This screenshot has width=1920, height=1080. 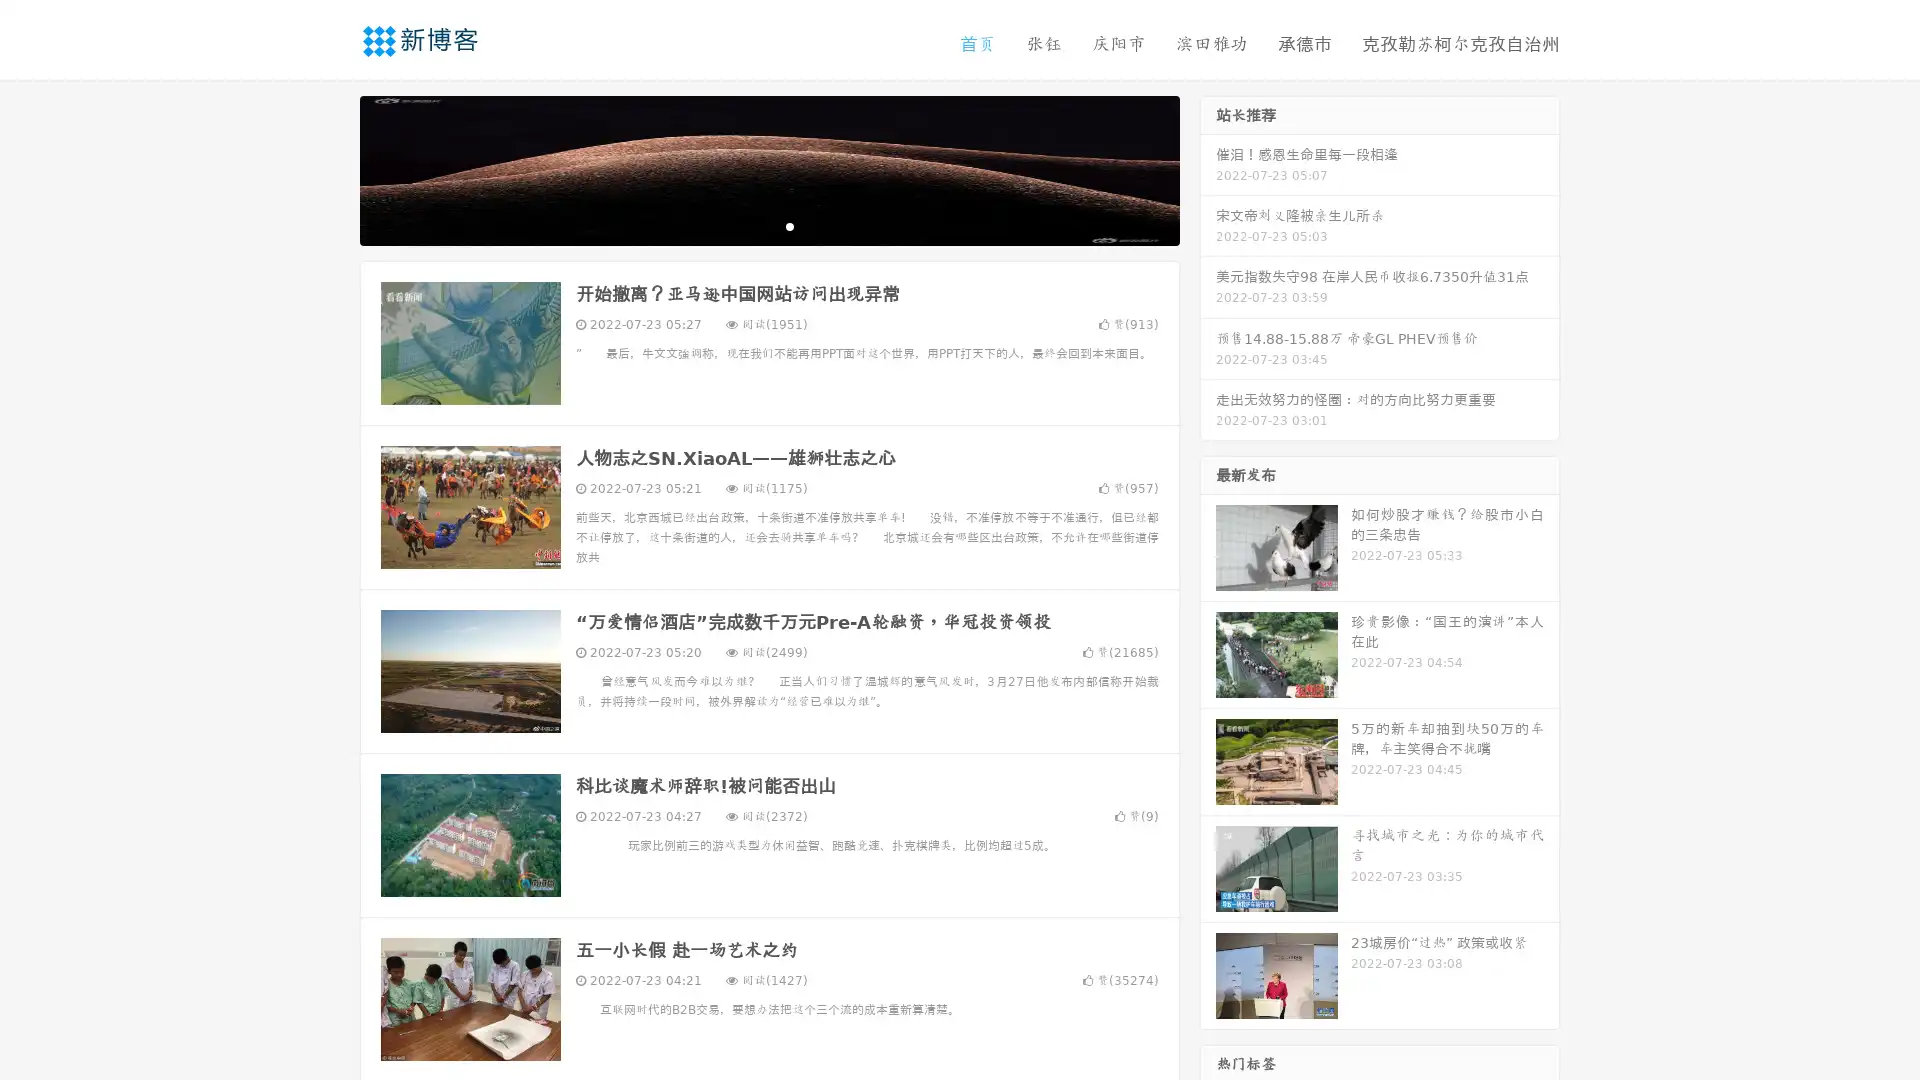 I want to click on Go to slide 2, so click(x=768, y=225).